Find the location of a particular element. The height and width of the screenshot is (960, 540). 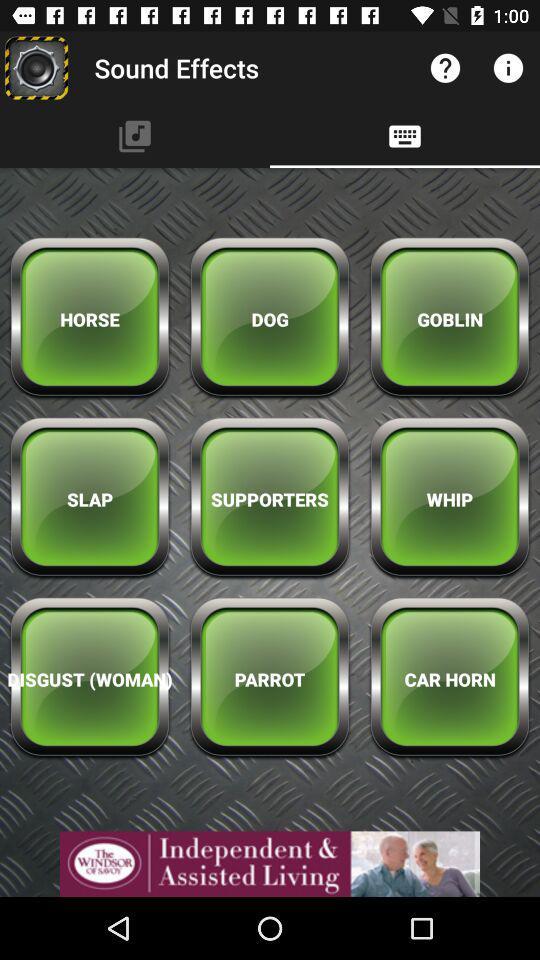

the button left side of parrot button is located at coordinates (89, 679).